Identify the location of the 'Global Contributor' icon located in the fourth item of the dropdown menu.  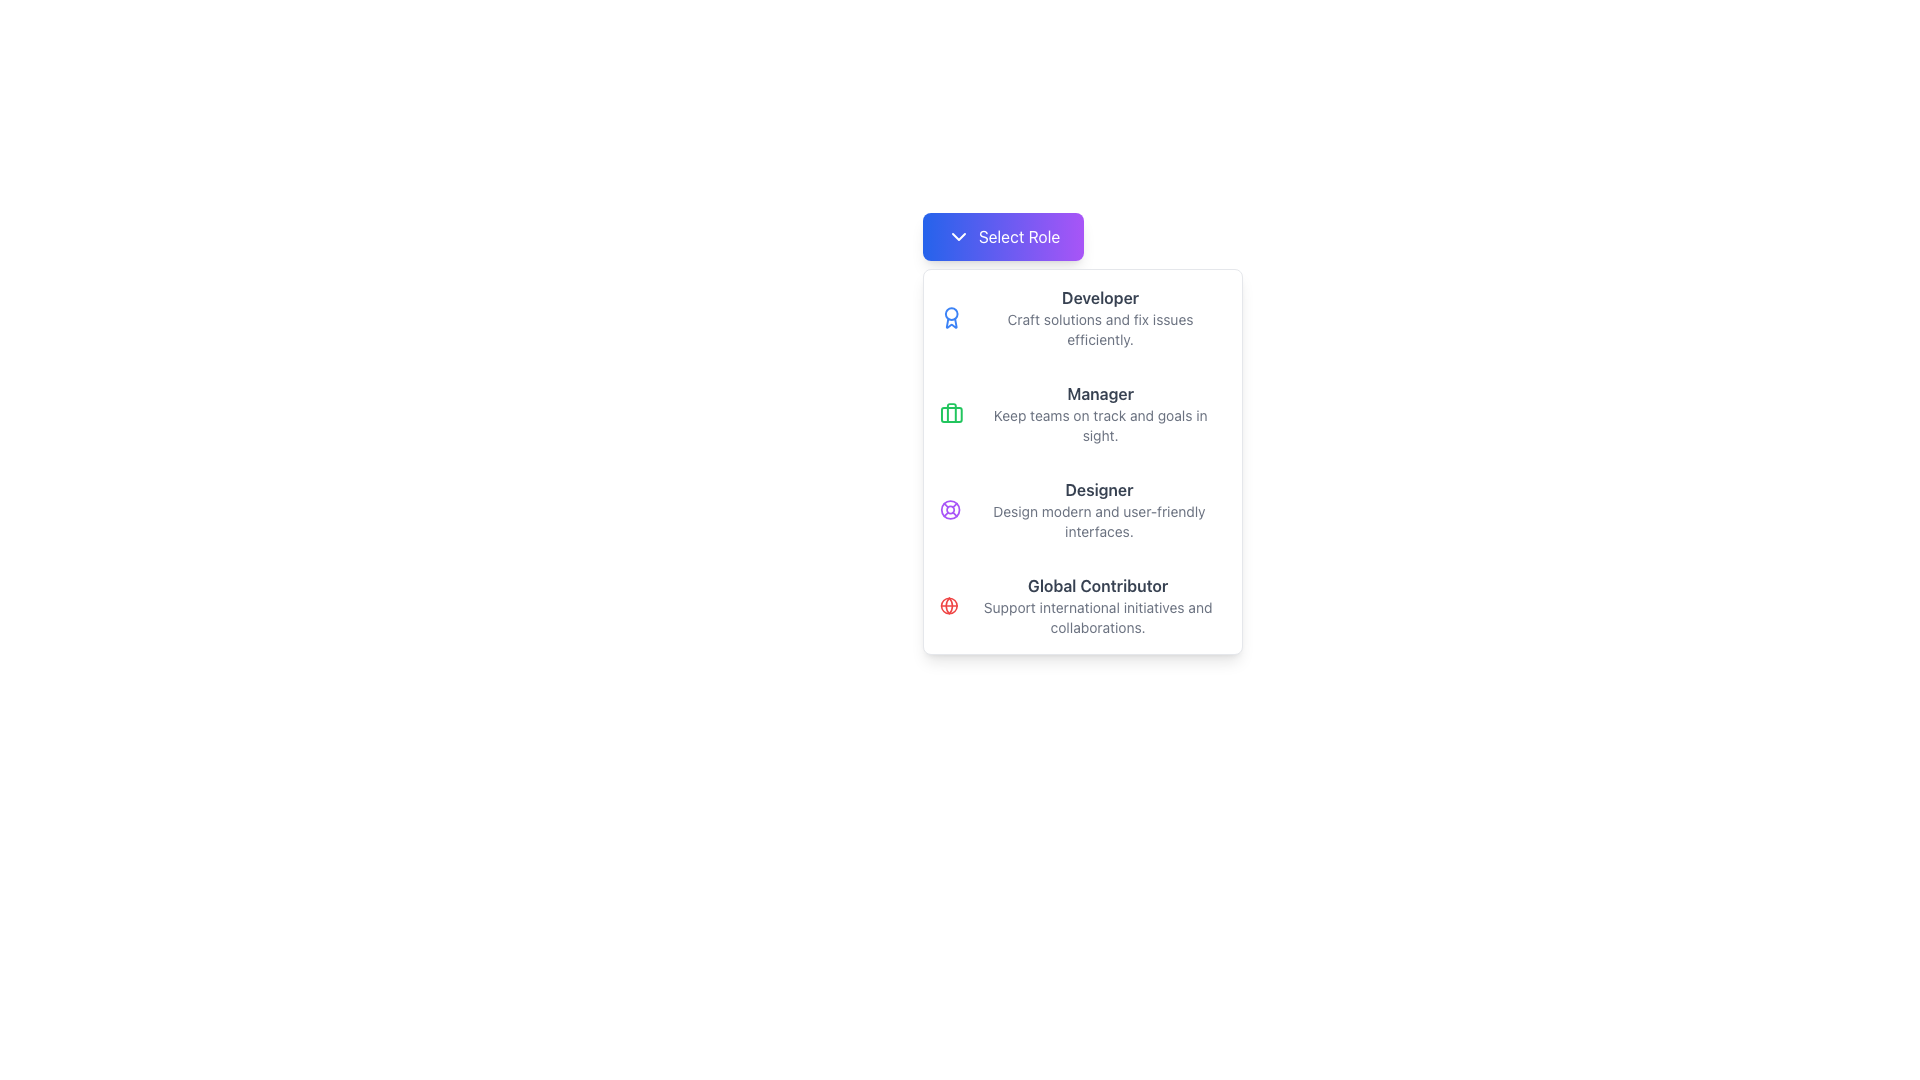
(948, 604).